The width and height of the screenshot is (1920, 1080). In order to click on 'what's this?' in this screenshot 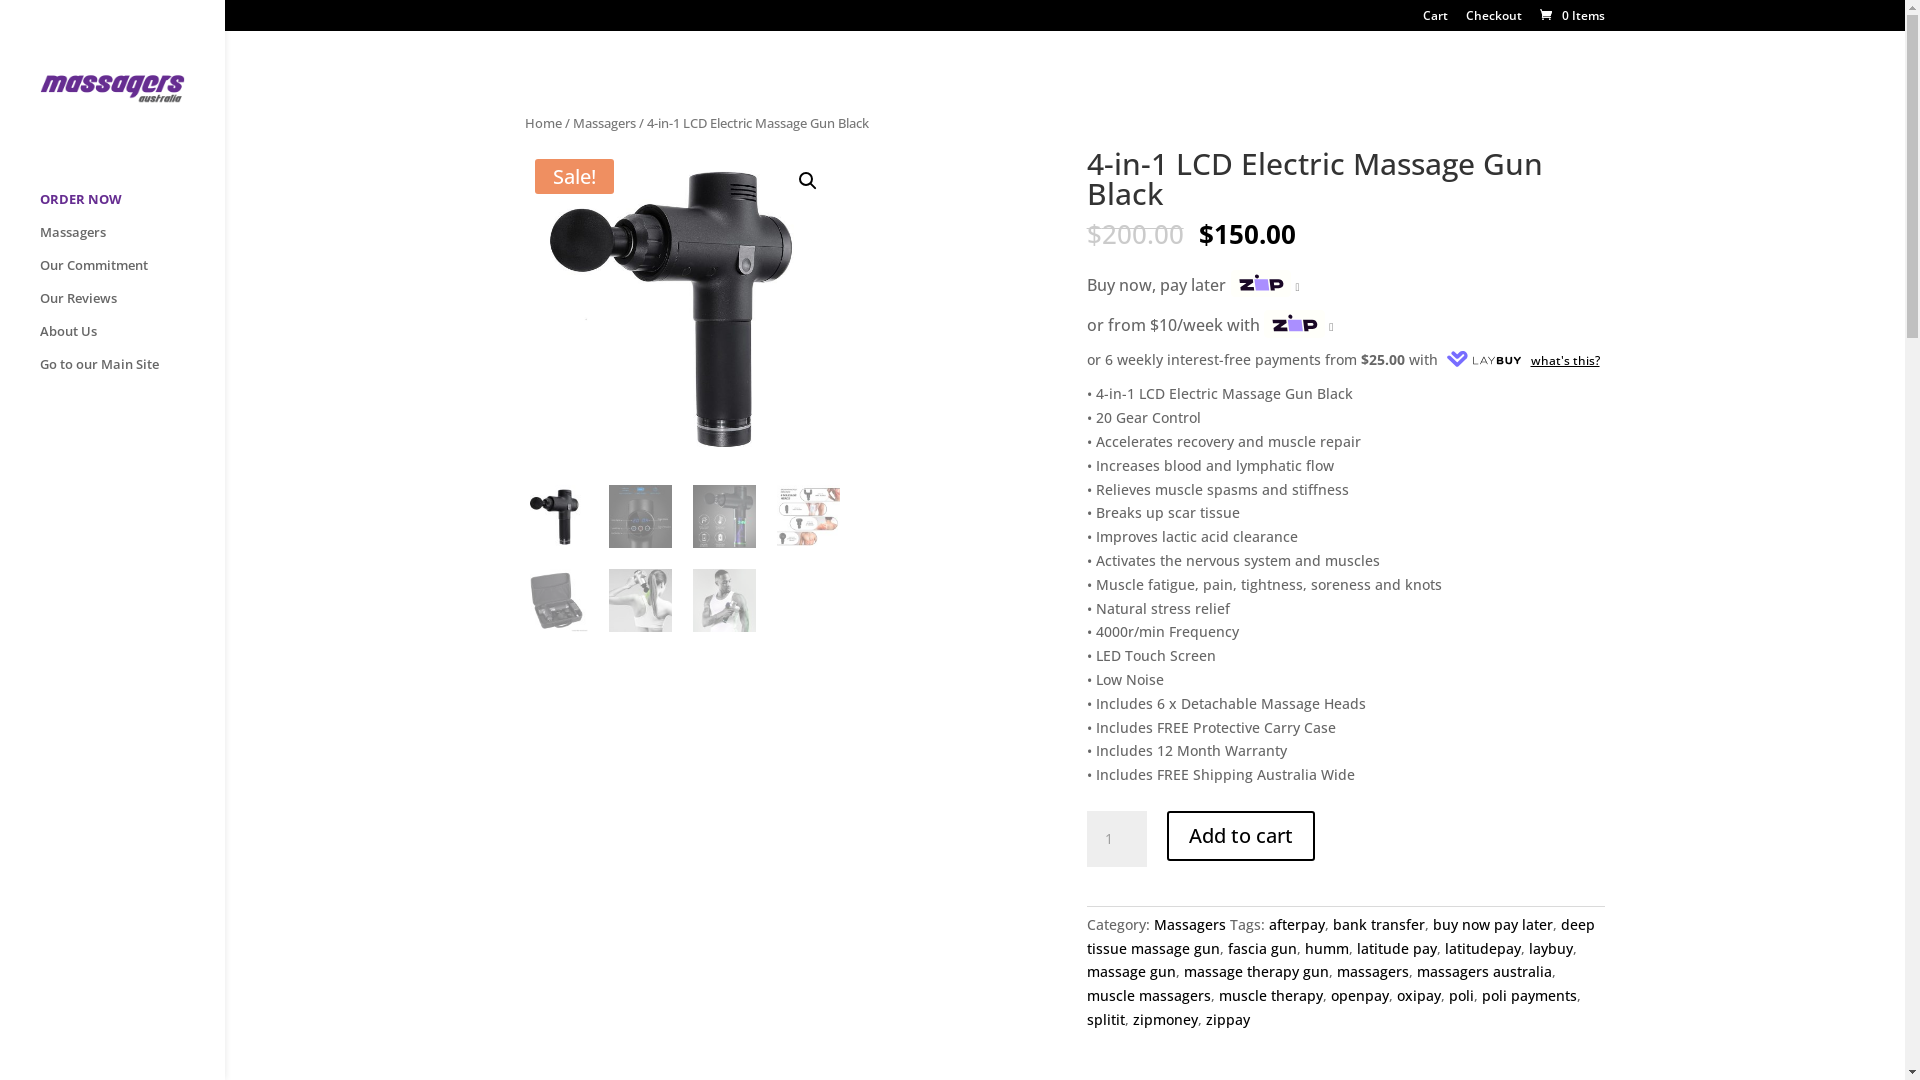, I will do `click(1441, 358)`.